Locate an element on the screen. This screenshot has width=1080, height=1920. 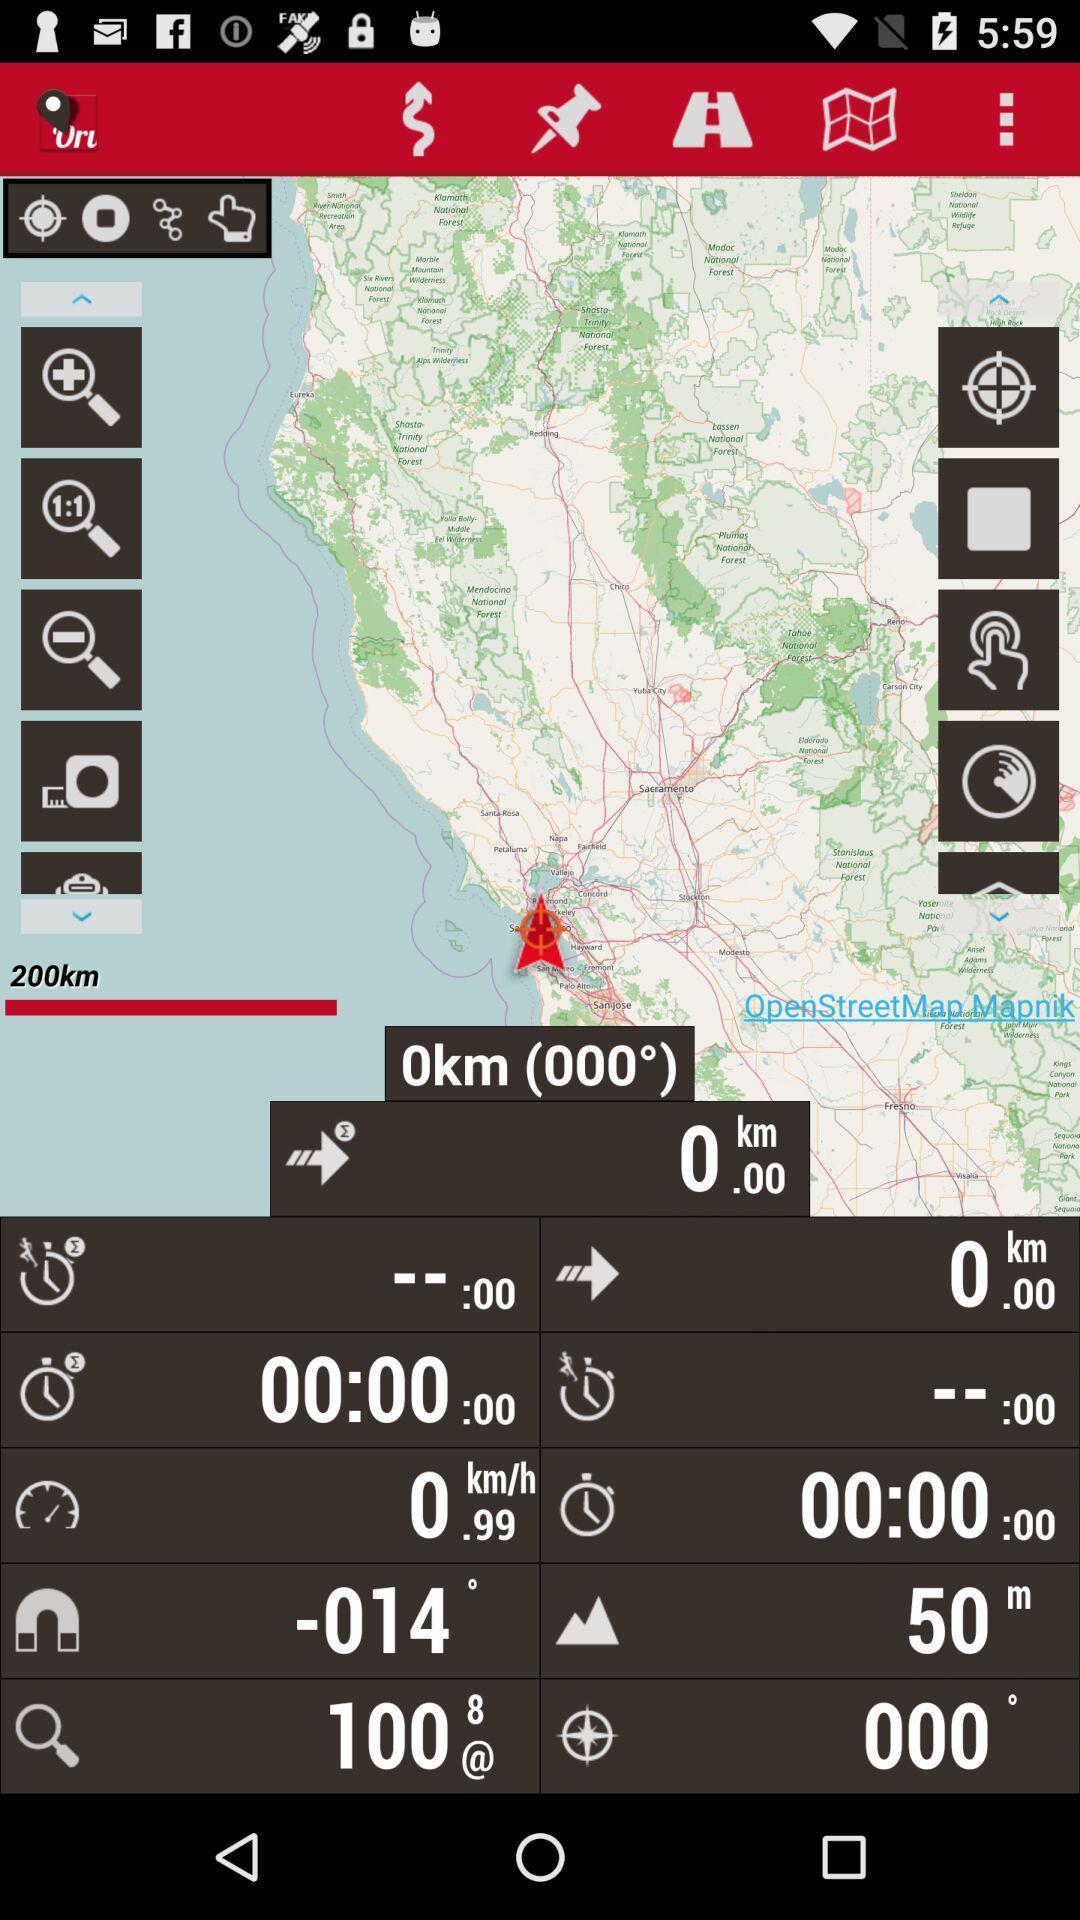
the location_crosshair icon is located at coordinates (998, 413).